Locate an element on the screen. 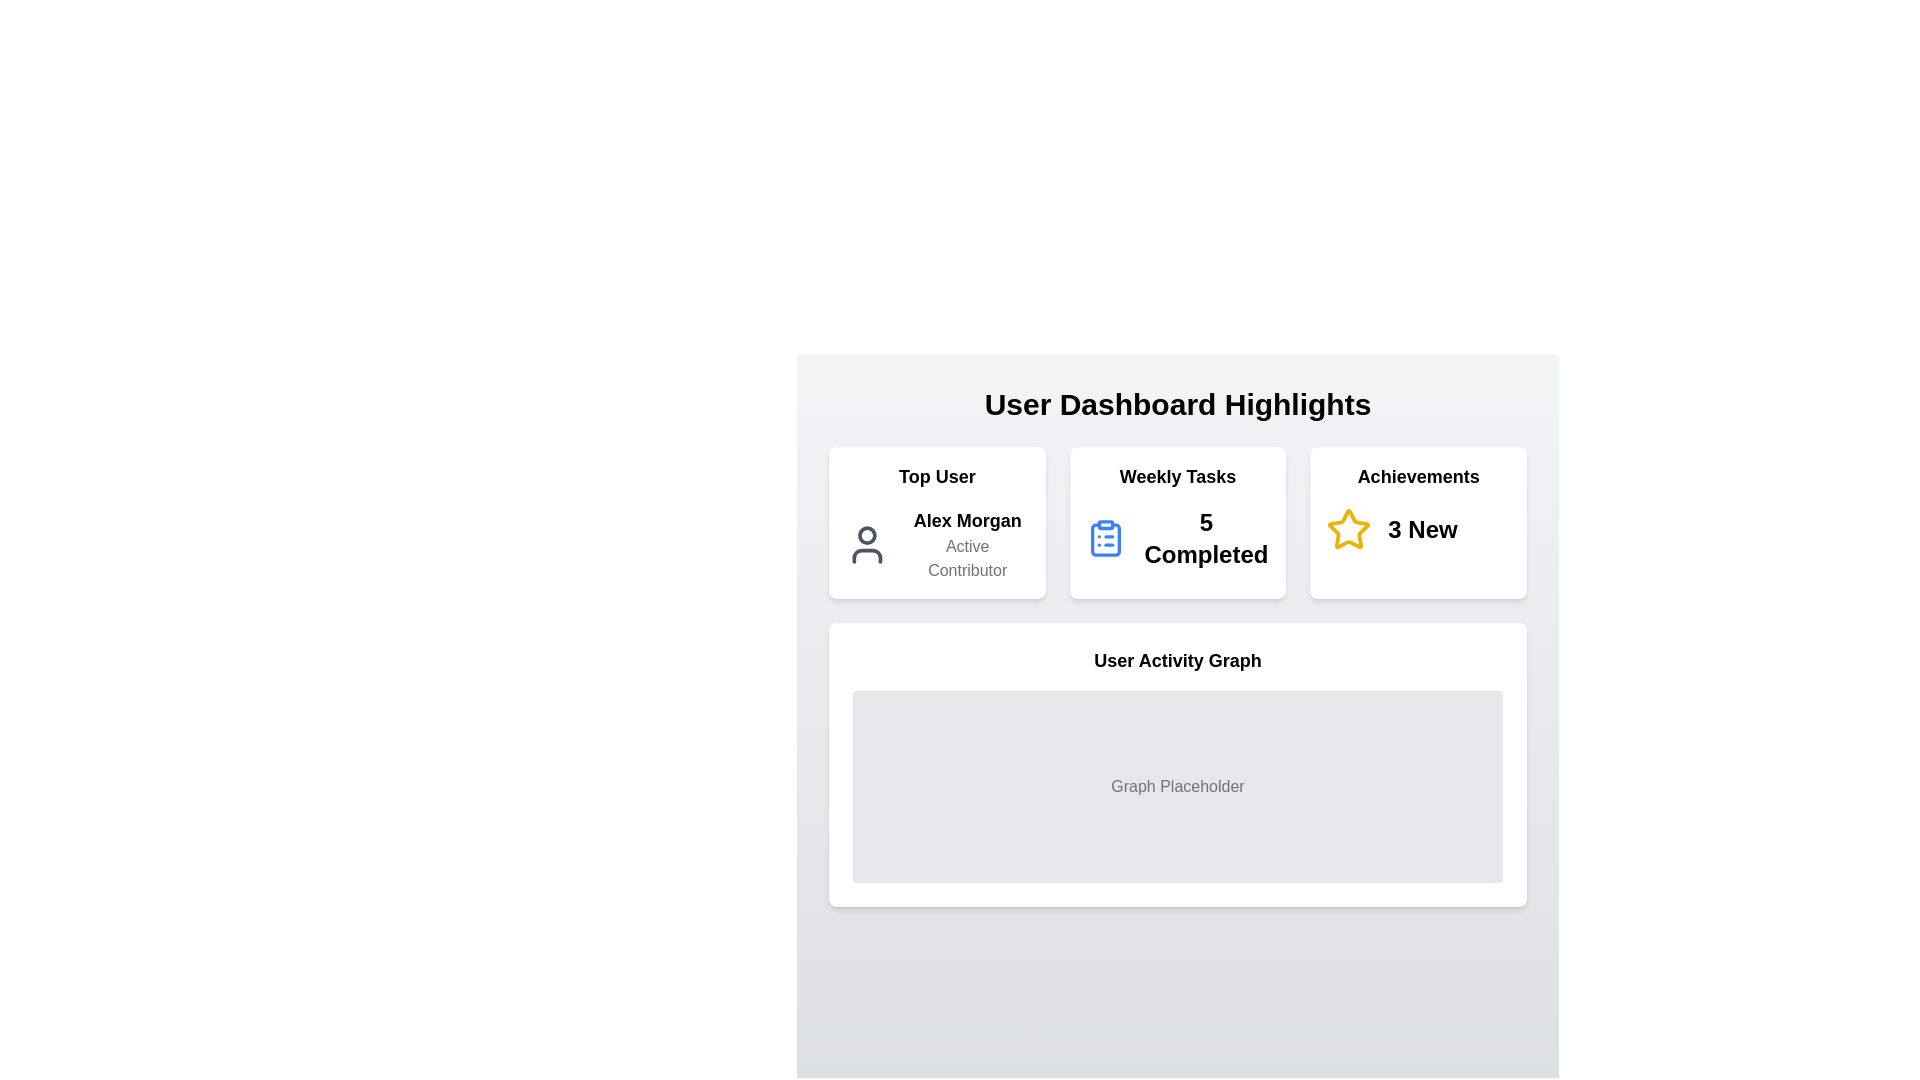 The width and height of the screenshot is (1920, 1080). the achievements icon located at the top-right corner of the 'Achievements' section under the 'User Dashboard Highlights' heading is located at coordinates (1349, 528).